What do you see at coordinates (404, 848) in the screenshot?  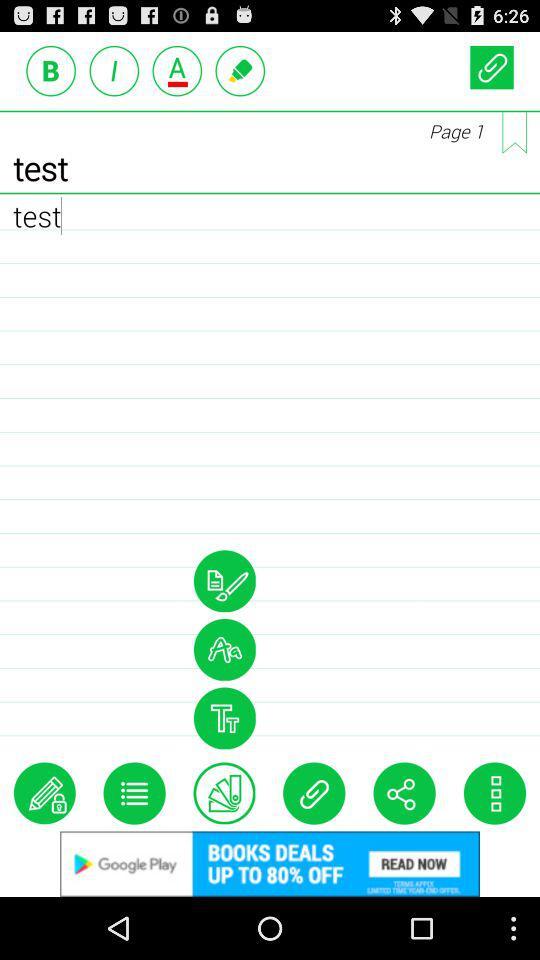 I see `the share icon` at bounding box center [404, 848].